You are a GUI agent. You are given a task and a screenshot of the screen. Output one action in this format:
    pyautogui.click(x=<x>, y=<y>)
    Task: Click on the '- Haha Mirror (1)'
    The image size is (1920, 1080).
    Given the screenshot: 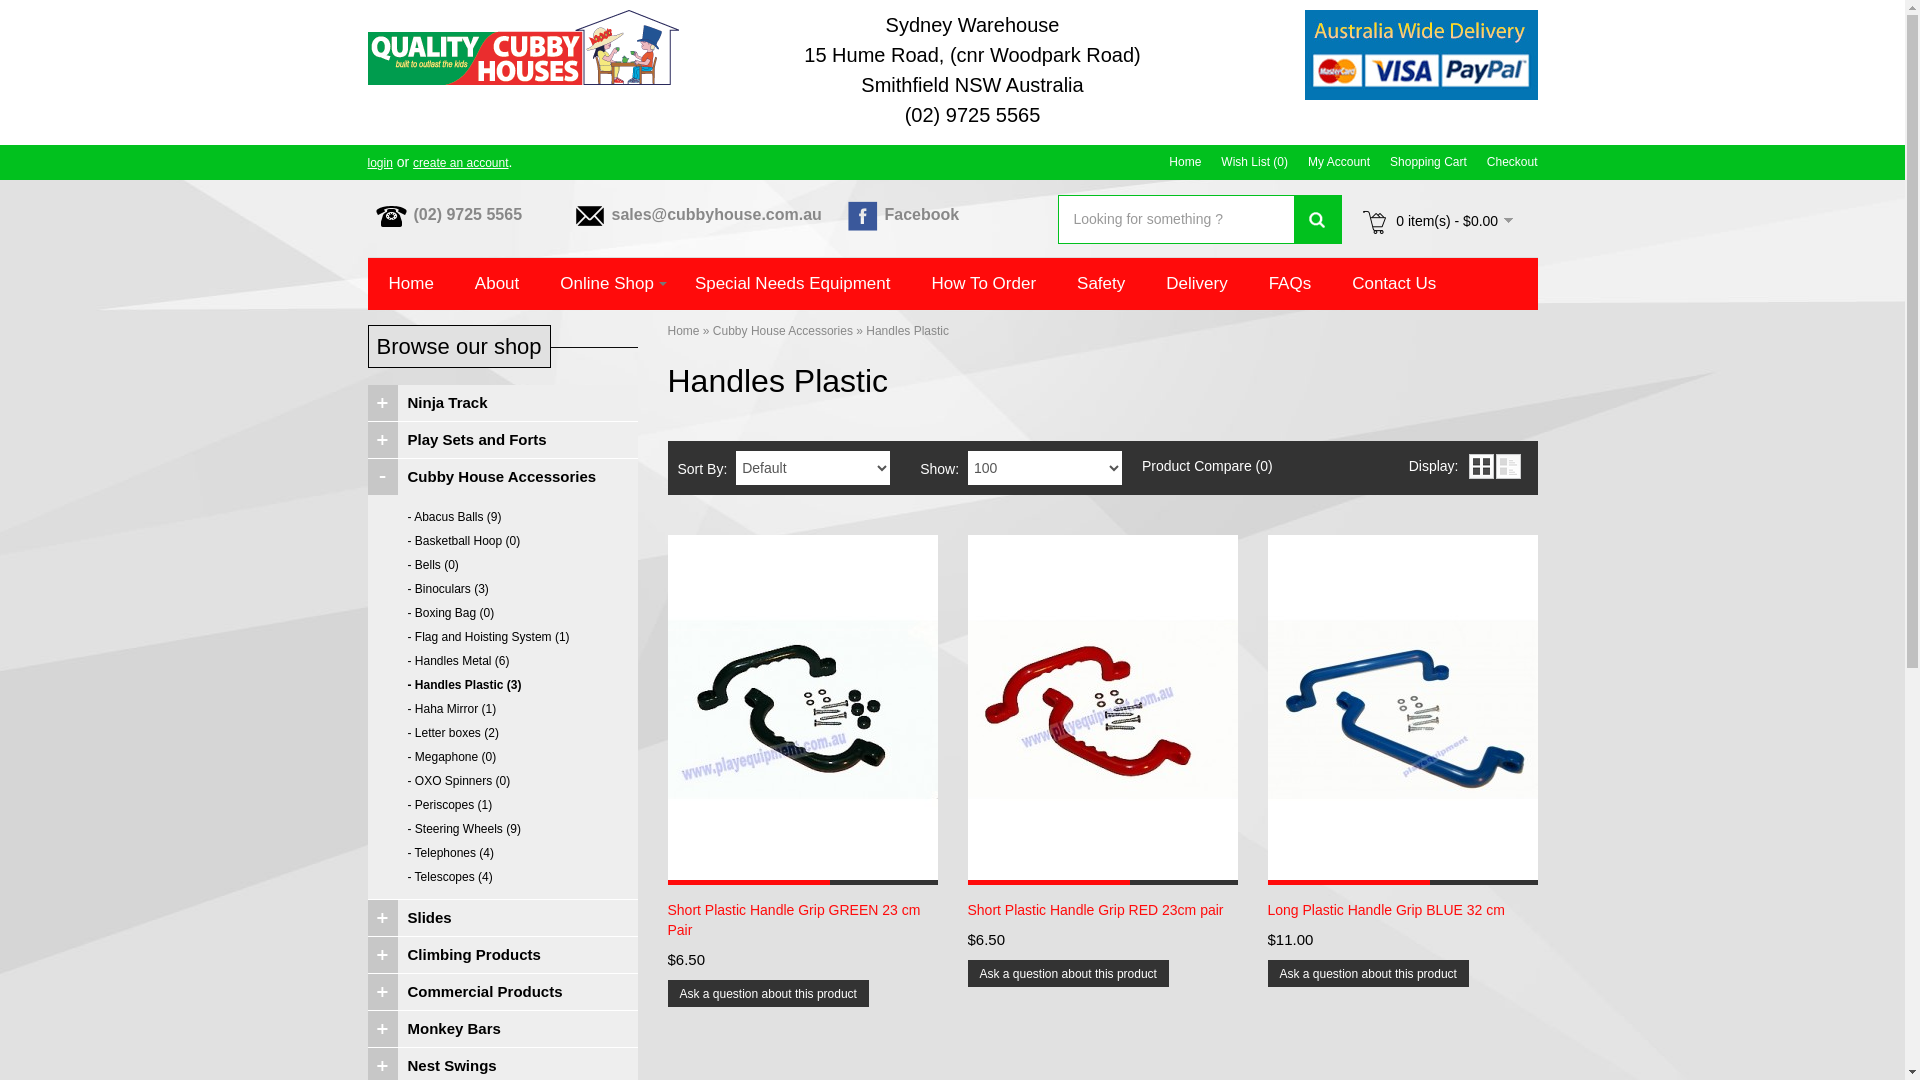 What is the action you would take?
    pyautogui.click(x=503, y=708)
    